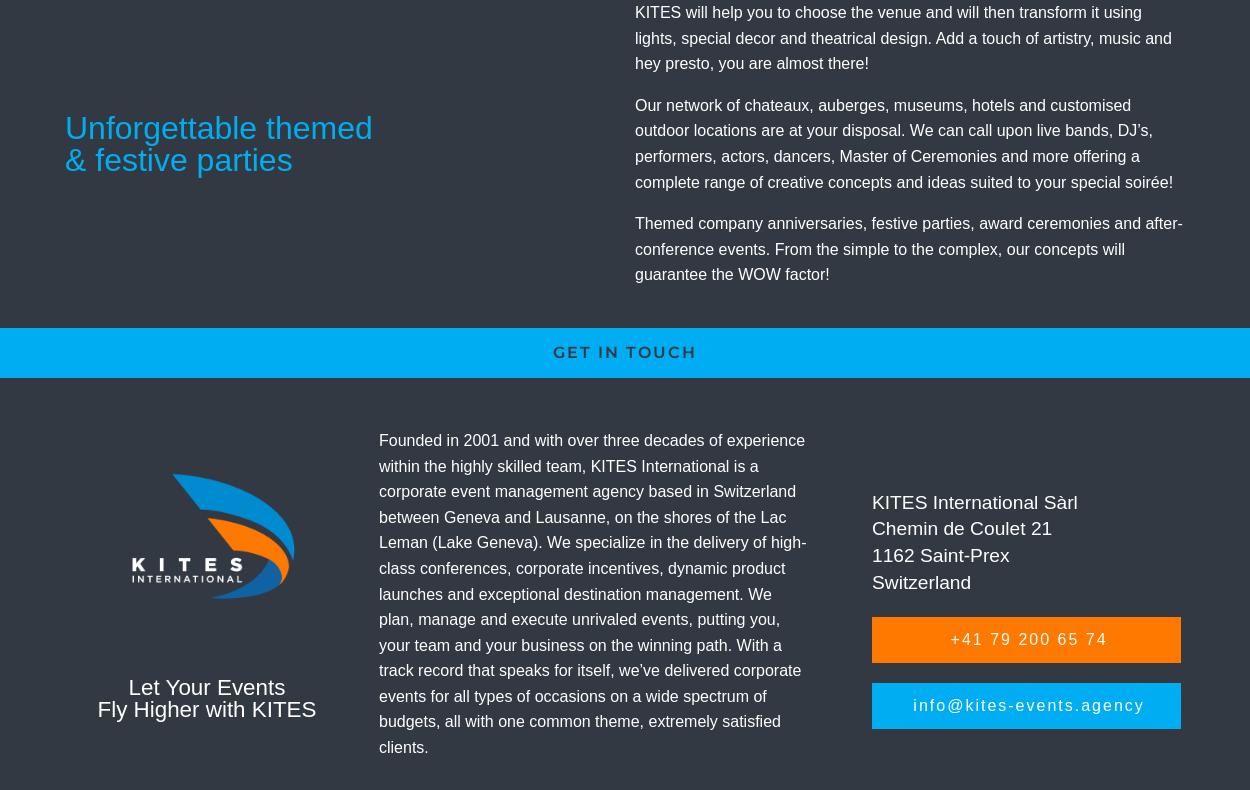 This screenshot has height=790, width=1250. What do you see at coordinates (591, 592) in the screenshot?
I see `'Founded in 2001 and with over three decades of experience within the highly skilled team, KITES International is a corporate event management agency based in Switzerland between Geneva and Lausanne, on the shores of the Lac Leman (Lake Geneva). We specialize in the delivery of high-class conferences, corporate incentives, dynamic product launches and exceptional destination management. We plan, manage and execute unrivaled events, putting you, your team and your business on the winning path. With a track record that speaks for itself, we’ve delivered corporate events for all types of occasions on a wide spectrum of budgets, all with one common theme, extremely satisfied clients.'` at bounding box center [591, 592].